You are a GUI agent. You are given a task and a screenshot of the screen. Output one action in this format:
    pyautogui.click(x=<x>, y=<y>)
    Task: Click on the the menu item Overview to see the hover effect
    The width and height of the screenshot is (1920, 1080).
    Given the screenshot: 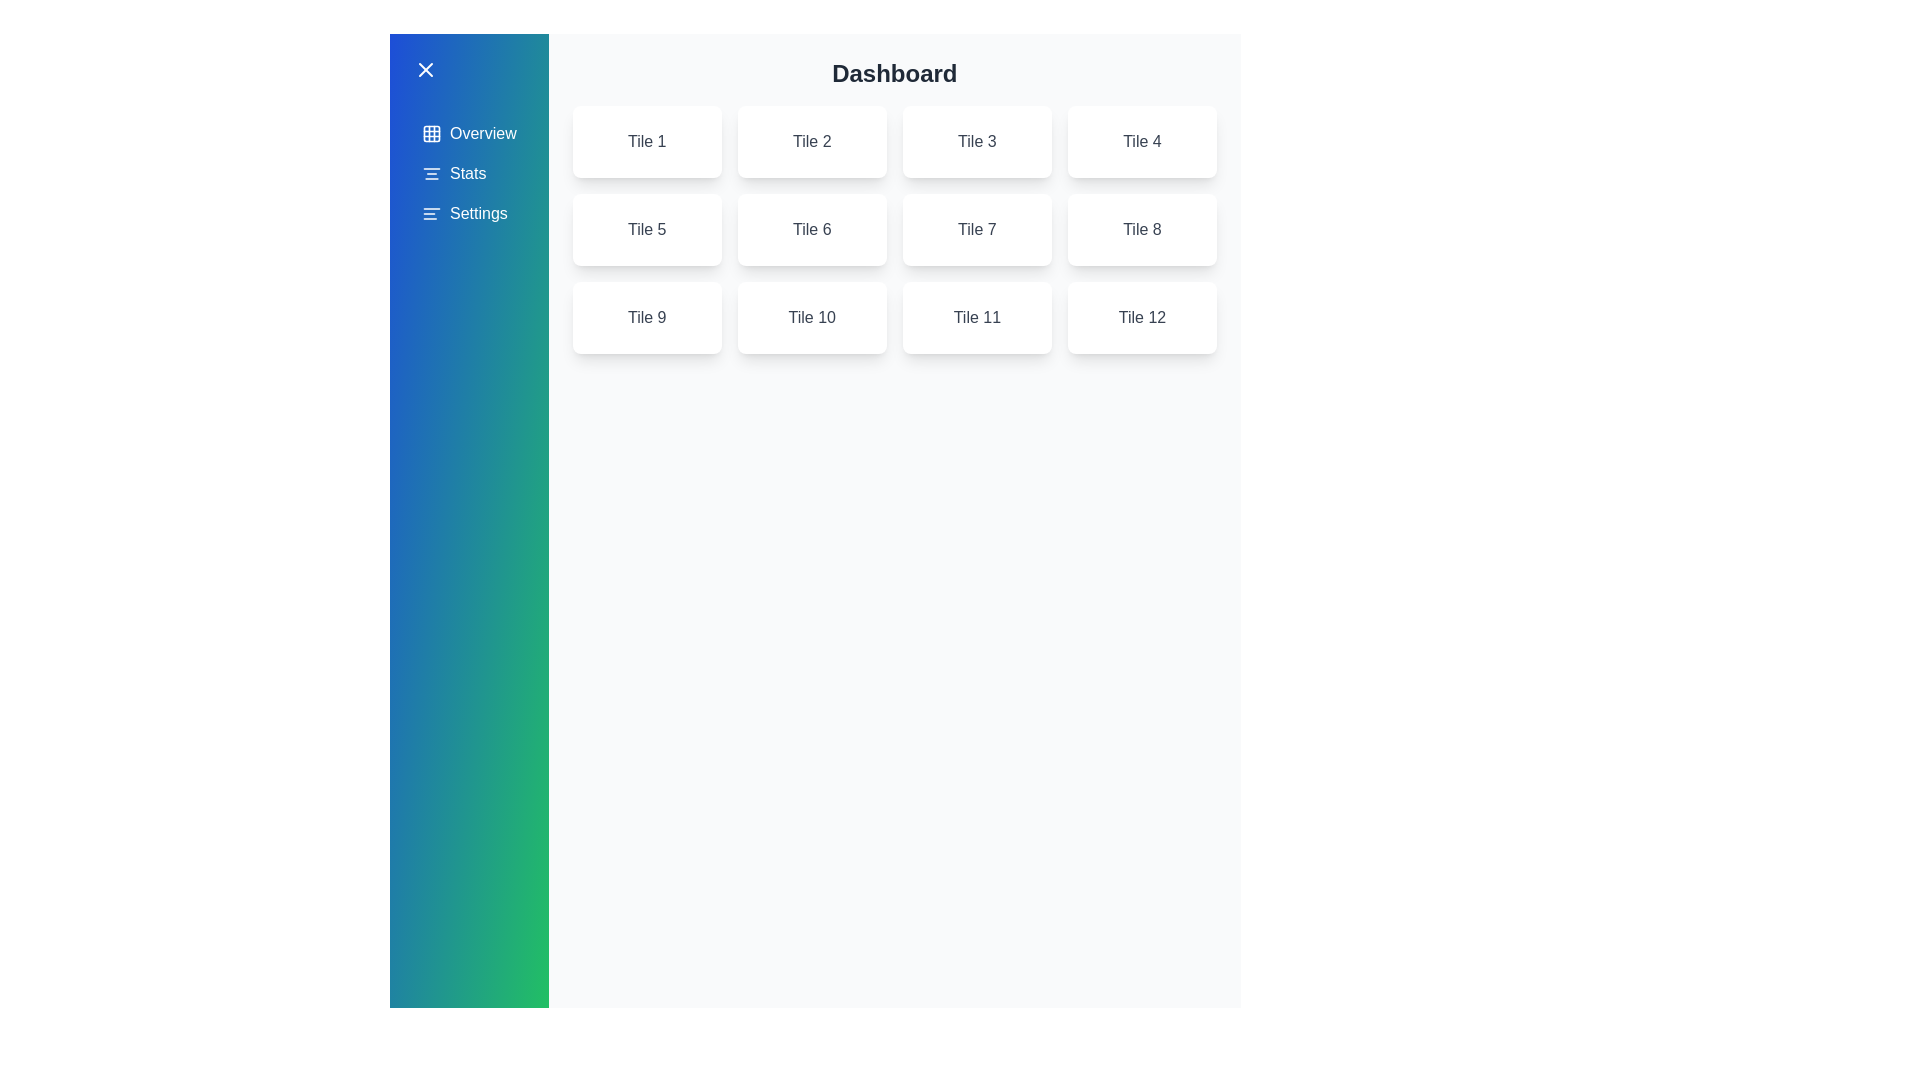 What is the action you would take?
    pyautogui.click(x=468, y=134)
    